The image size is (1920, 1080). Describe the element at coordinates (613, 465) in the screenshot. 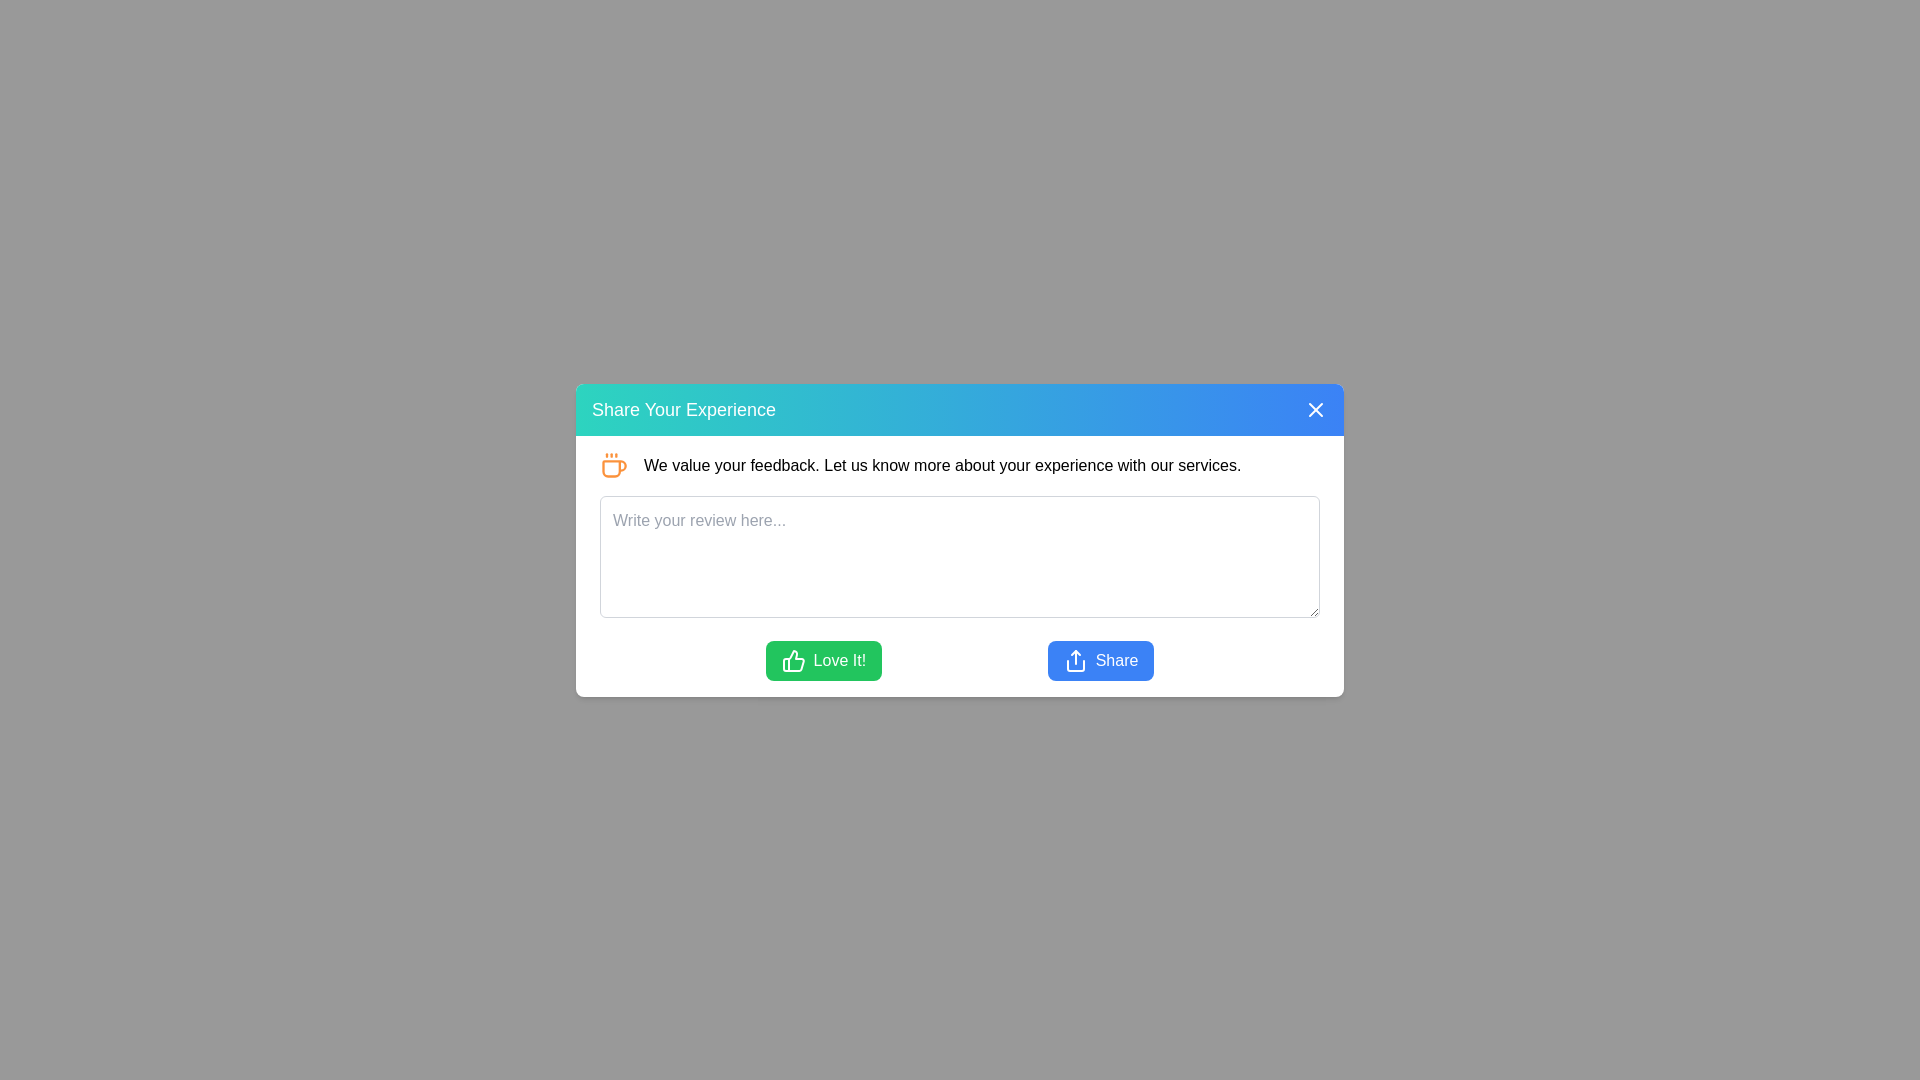

I see `the decorative icon positioned to the left of the feedback text, symbolizing a relaxing environment` at that location.